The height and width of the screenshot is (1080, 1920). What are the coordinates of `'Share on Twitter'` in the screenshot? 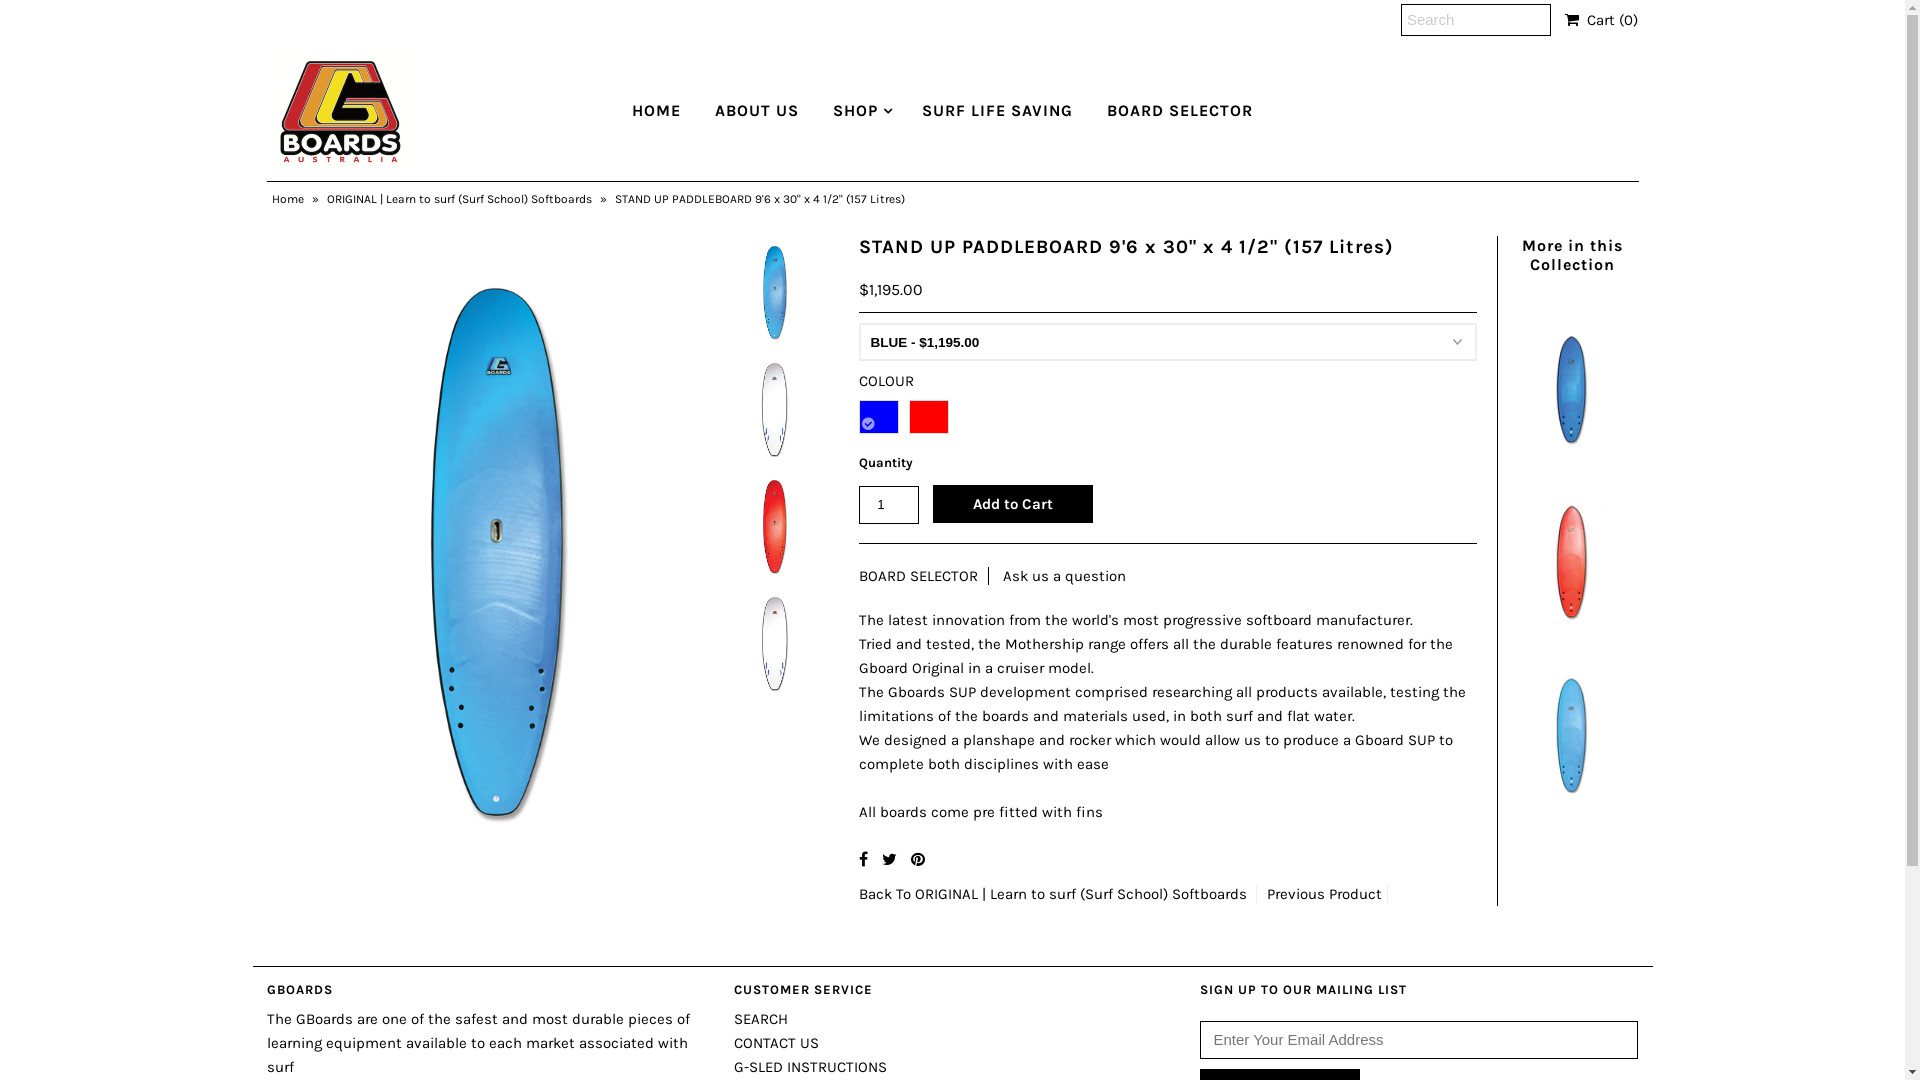 It's located at (888, 858).